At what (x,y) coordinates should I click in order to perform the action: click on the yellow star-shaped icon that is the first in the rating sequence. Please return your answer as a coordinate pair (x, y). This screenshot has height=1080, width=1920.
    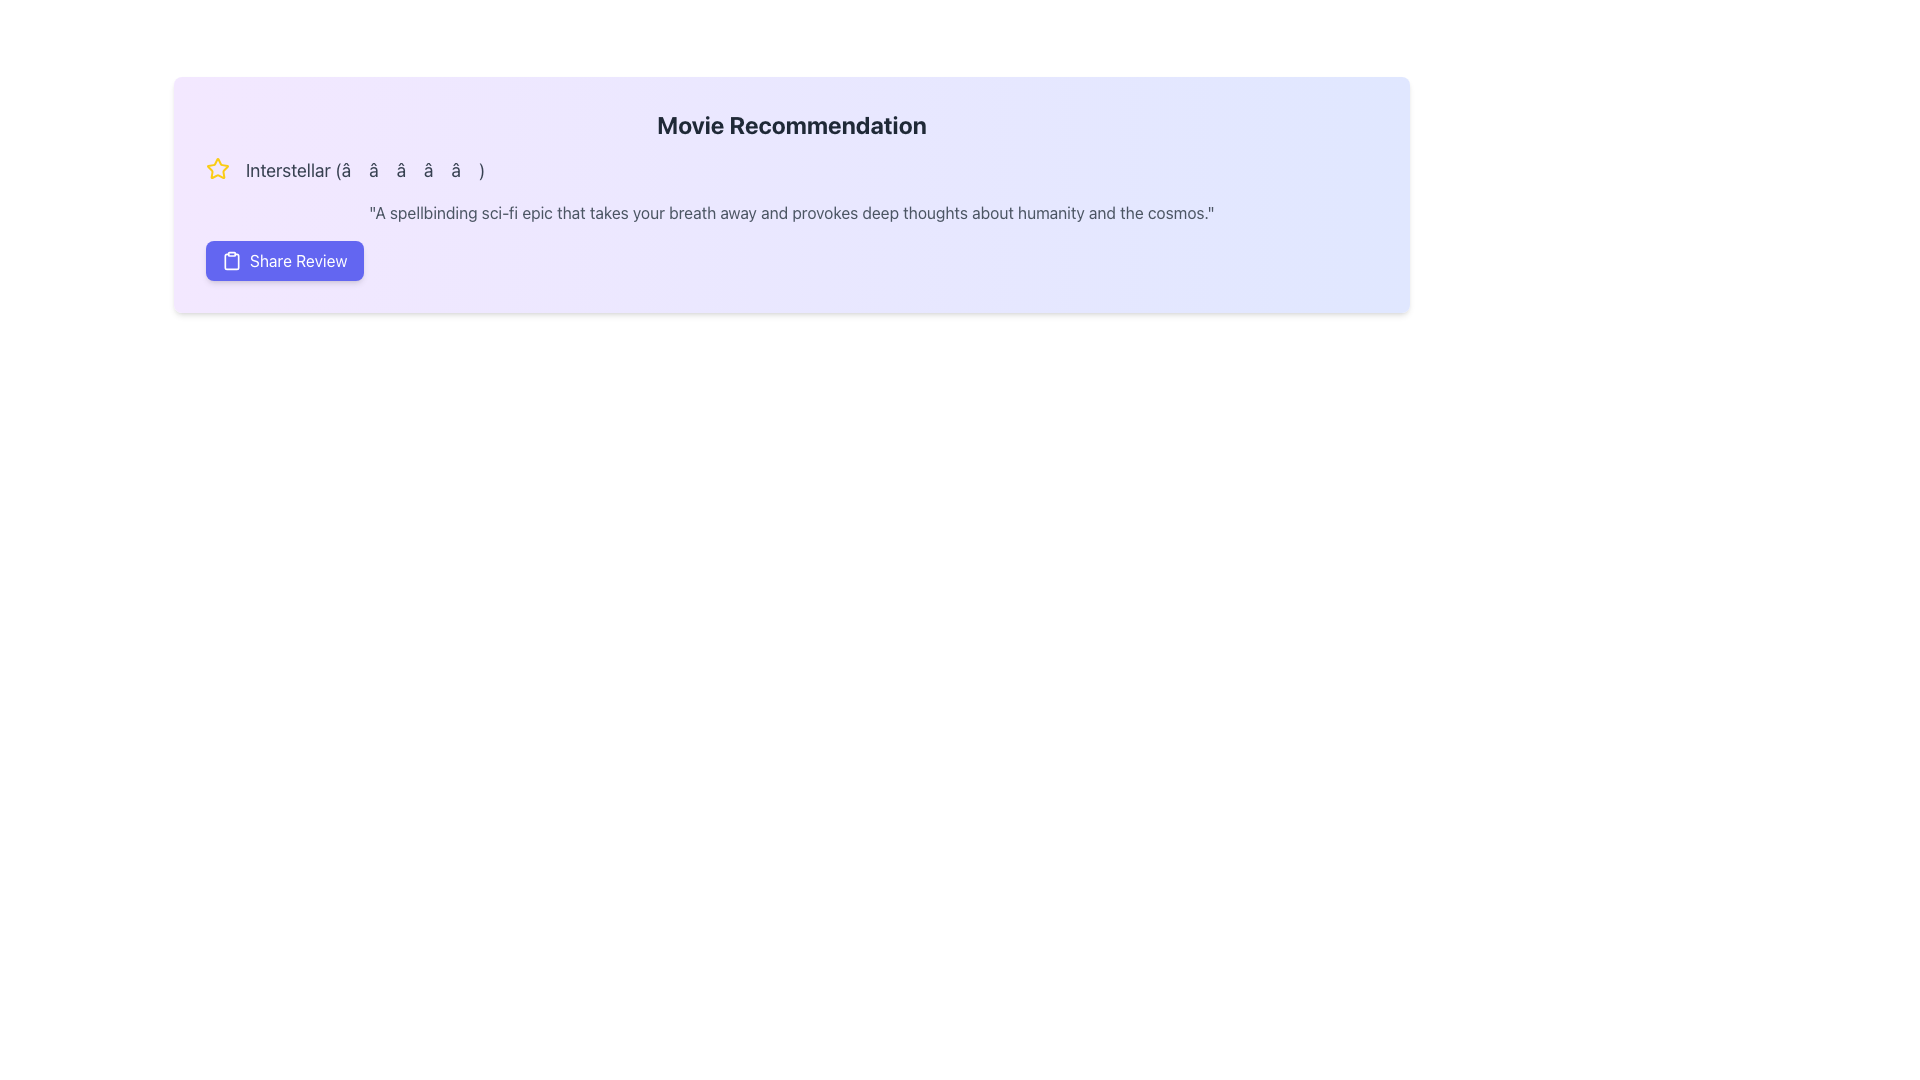
    Looking at the image, I should click on (216, 167).